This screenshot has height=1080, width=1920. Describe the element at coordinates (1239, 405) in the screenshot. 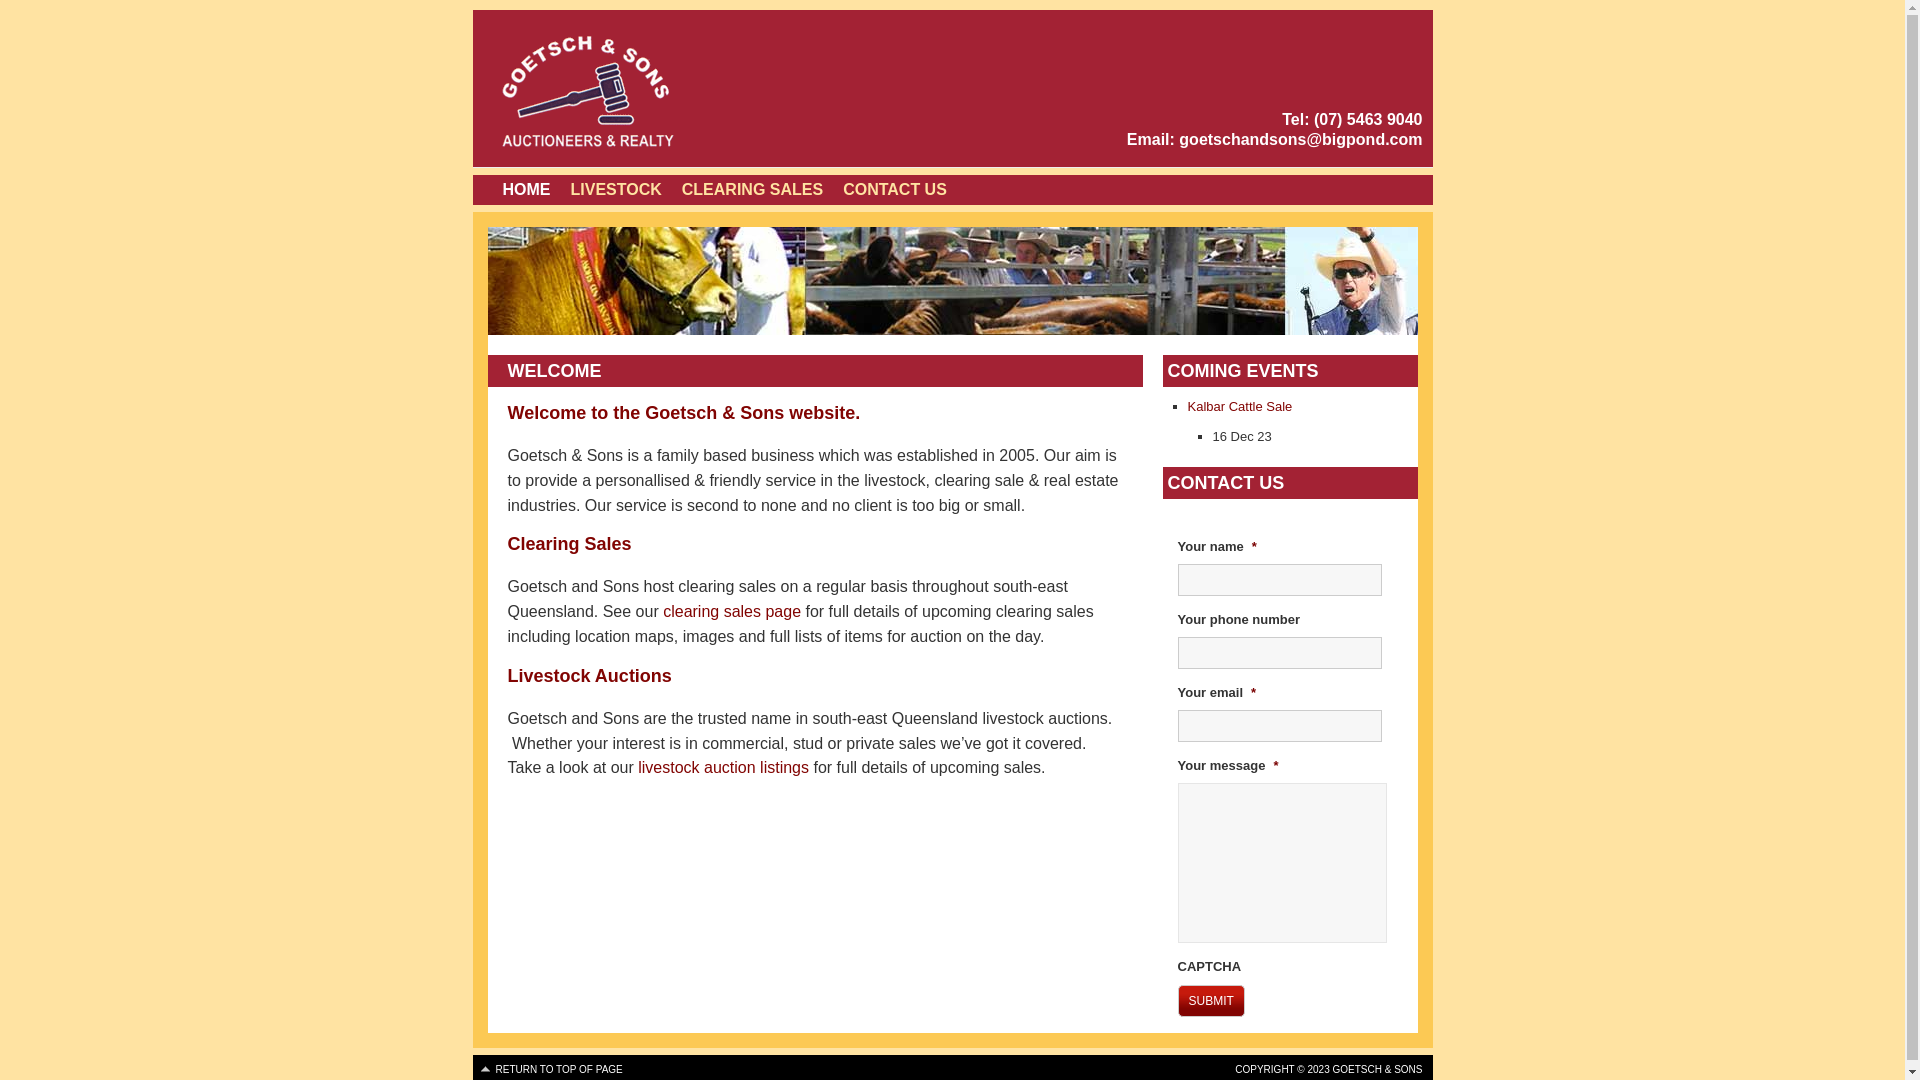

I see `'Kalbar Cattle Sale'` at that location.